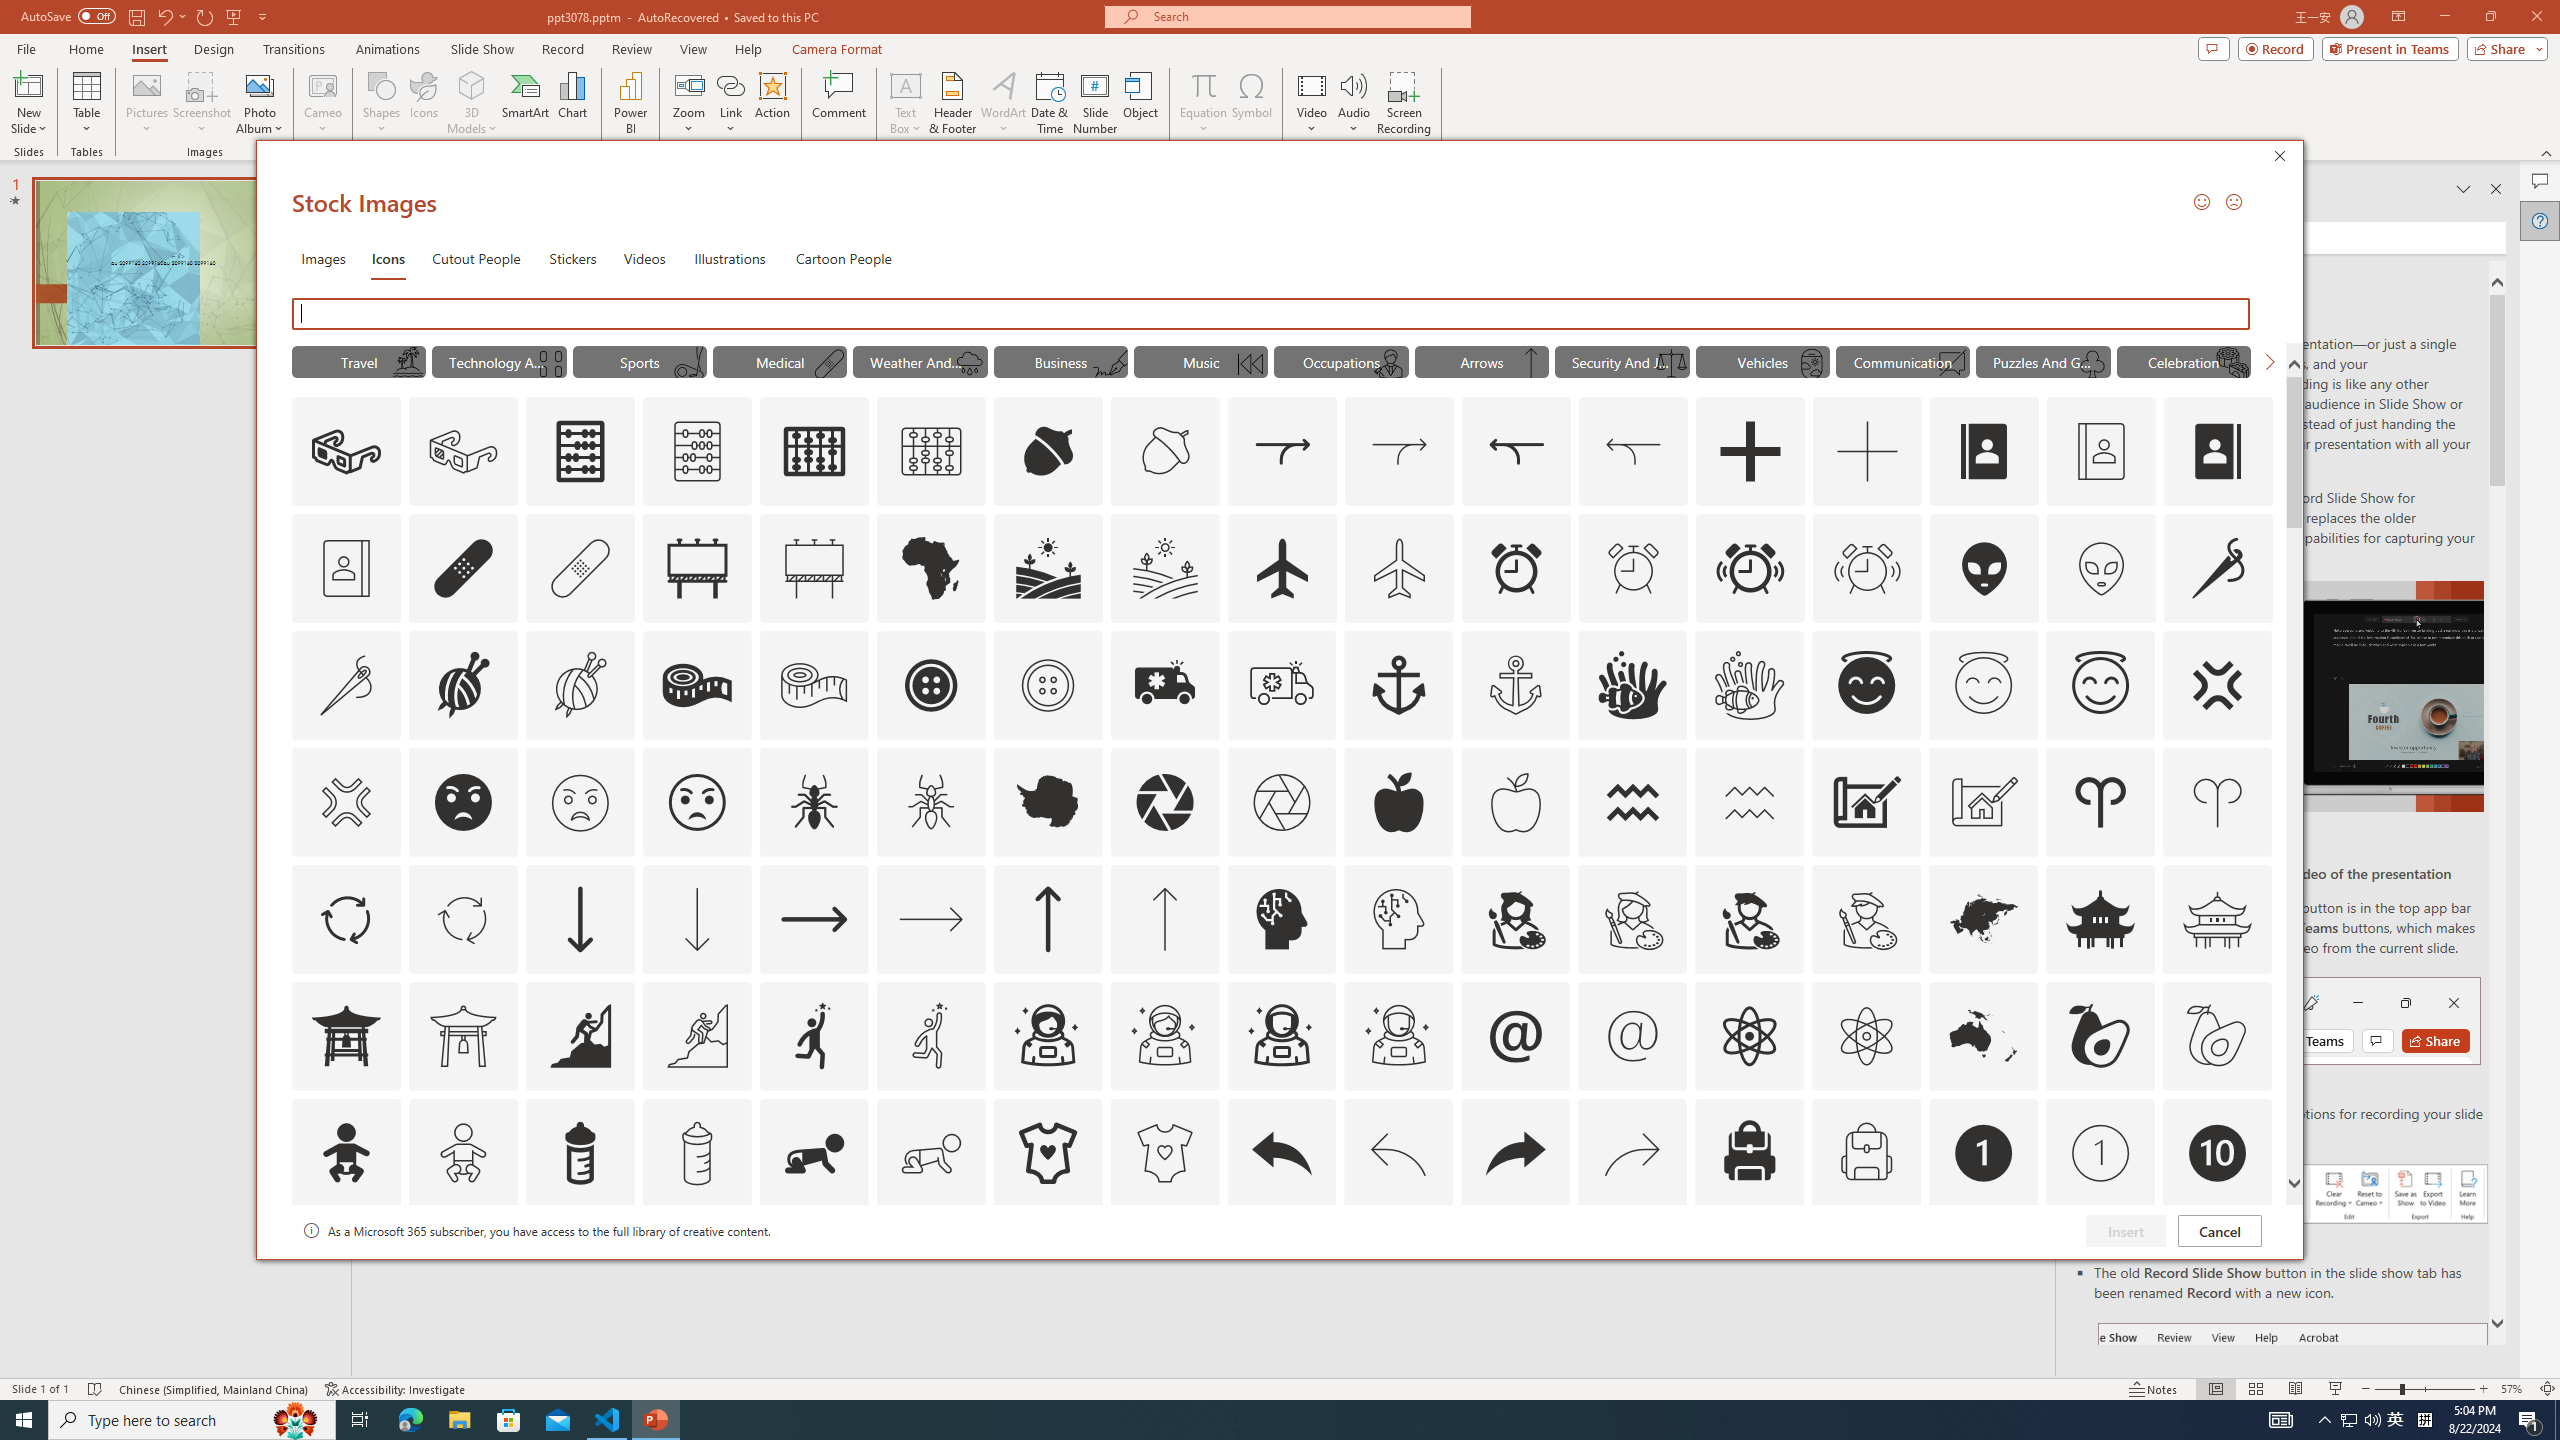  Describe the element at coordinates (1275, 313) in the screenshot. I see `'Search Icons'` at that location.